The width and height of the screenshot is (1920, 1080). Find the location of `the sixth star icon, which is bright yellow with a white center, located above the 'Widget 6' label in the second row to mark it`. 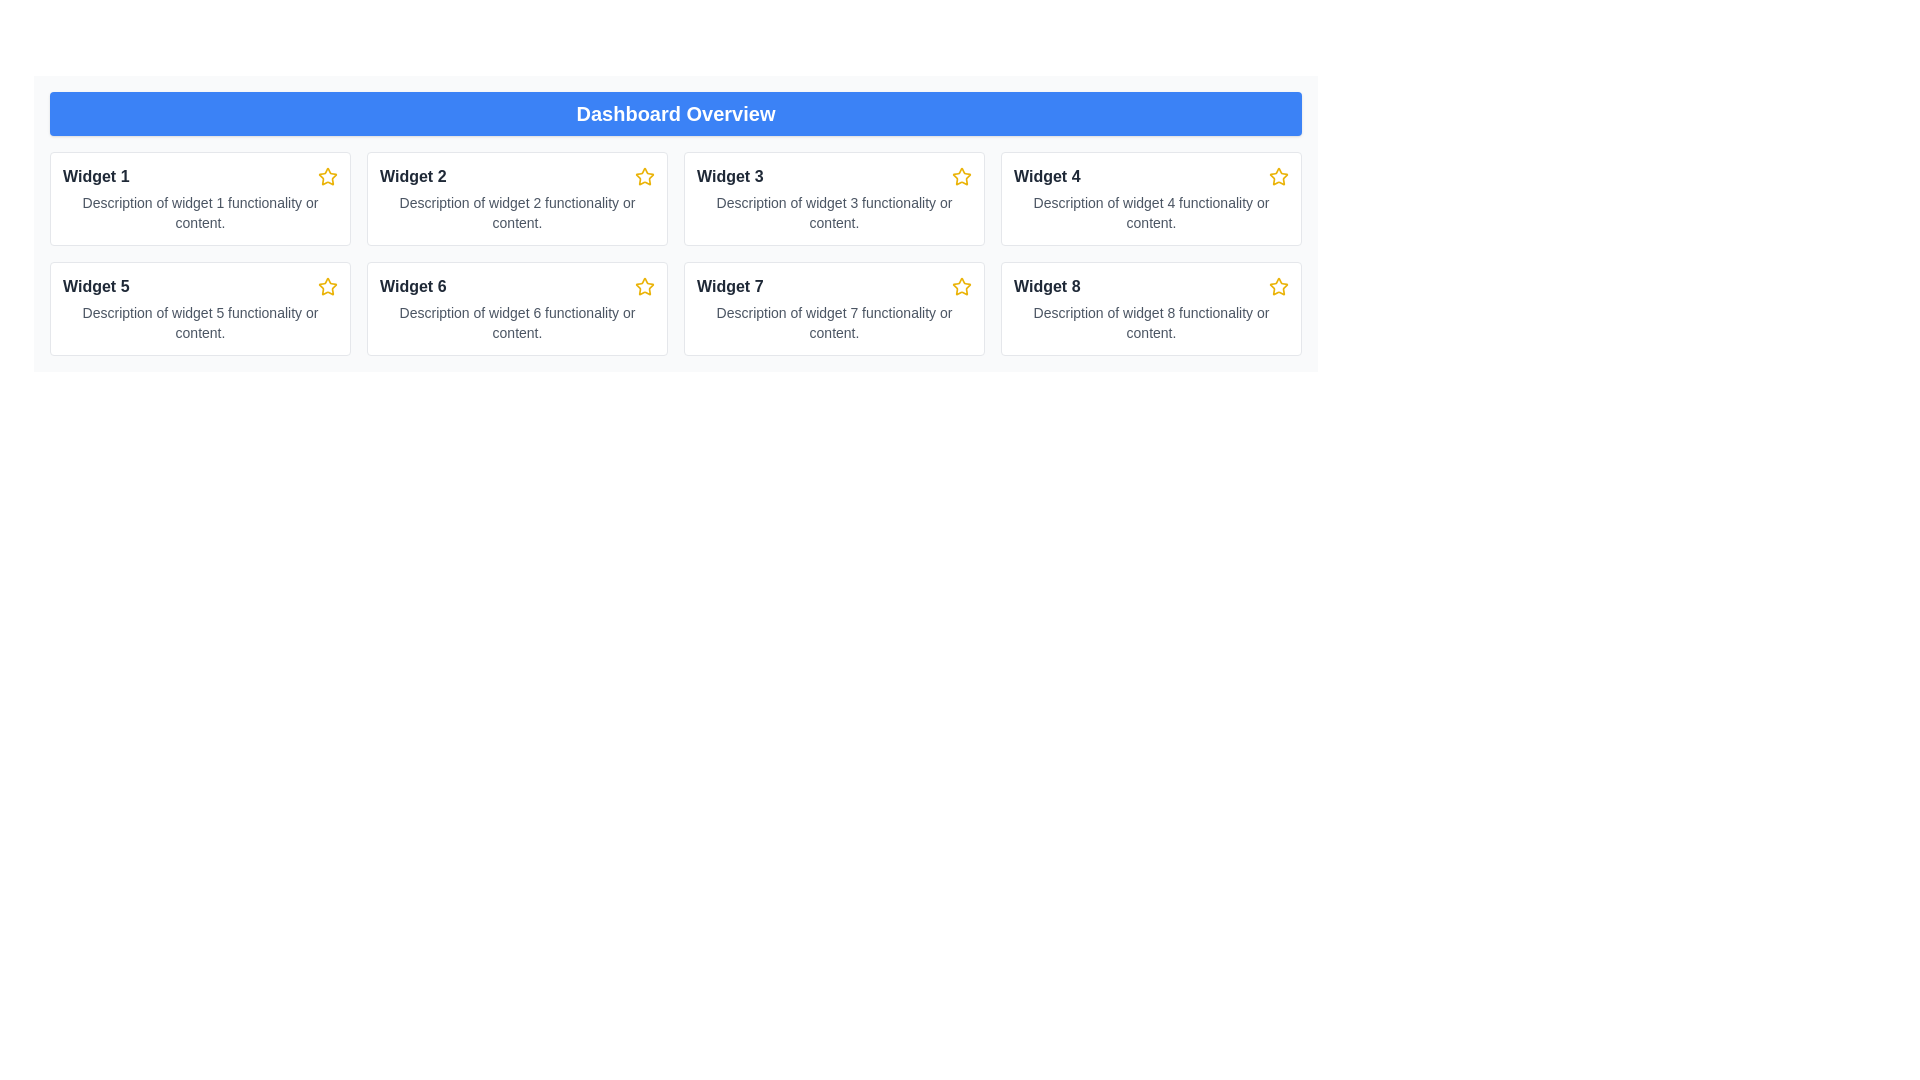

the sixth star icon, which is bright yellow with a white center, located above the 'Widget 6' label in the second row to mark it is located at coordinates (644, 286).